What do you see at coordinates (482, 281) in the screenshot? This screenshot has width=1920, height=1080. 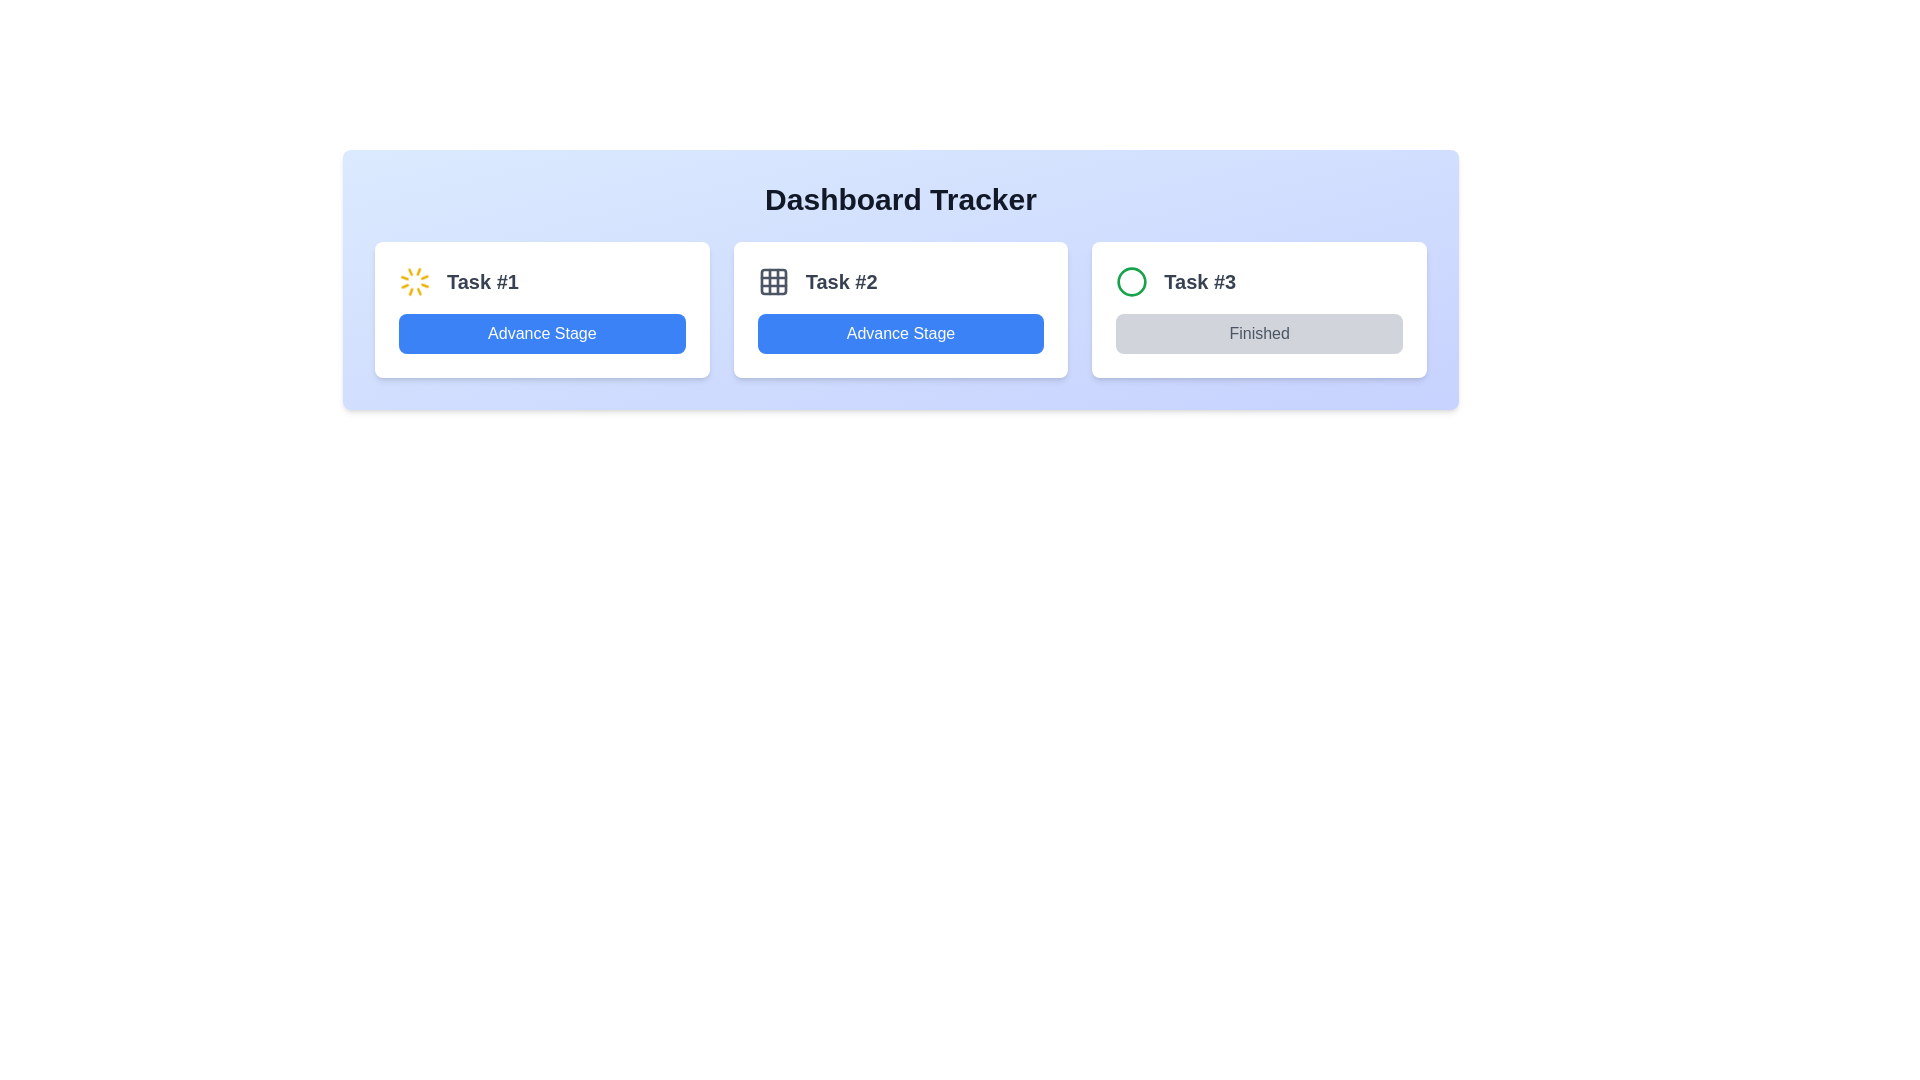 I see `the text label that serves as a header for the task card, located in the first card on the dashboard, which has a yellow spinning icon to the left and a blue button labeled 'Advance Stage' below` at bounding box center [482, 281].